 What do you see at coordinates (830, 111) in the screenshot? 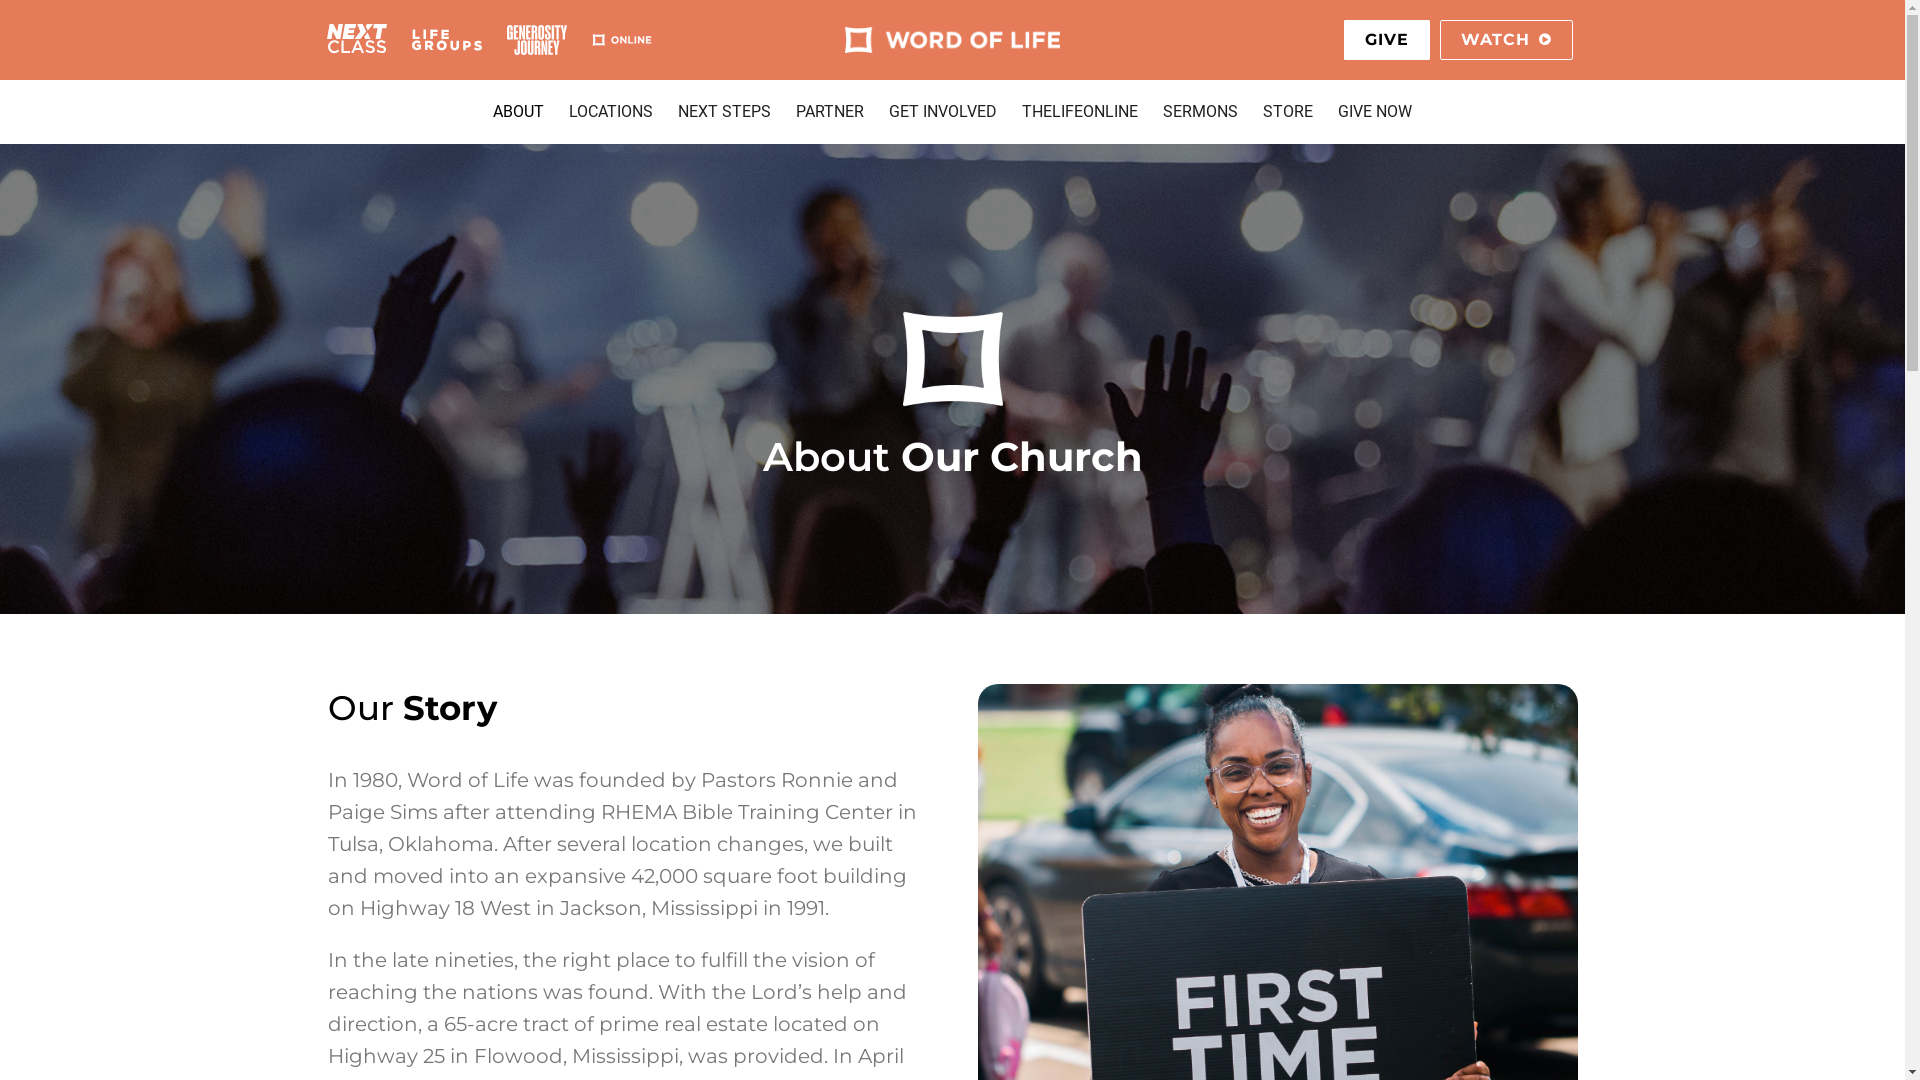
I see `'PARTNER'` at bounding box center [830, 111].